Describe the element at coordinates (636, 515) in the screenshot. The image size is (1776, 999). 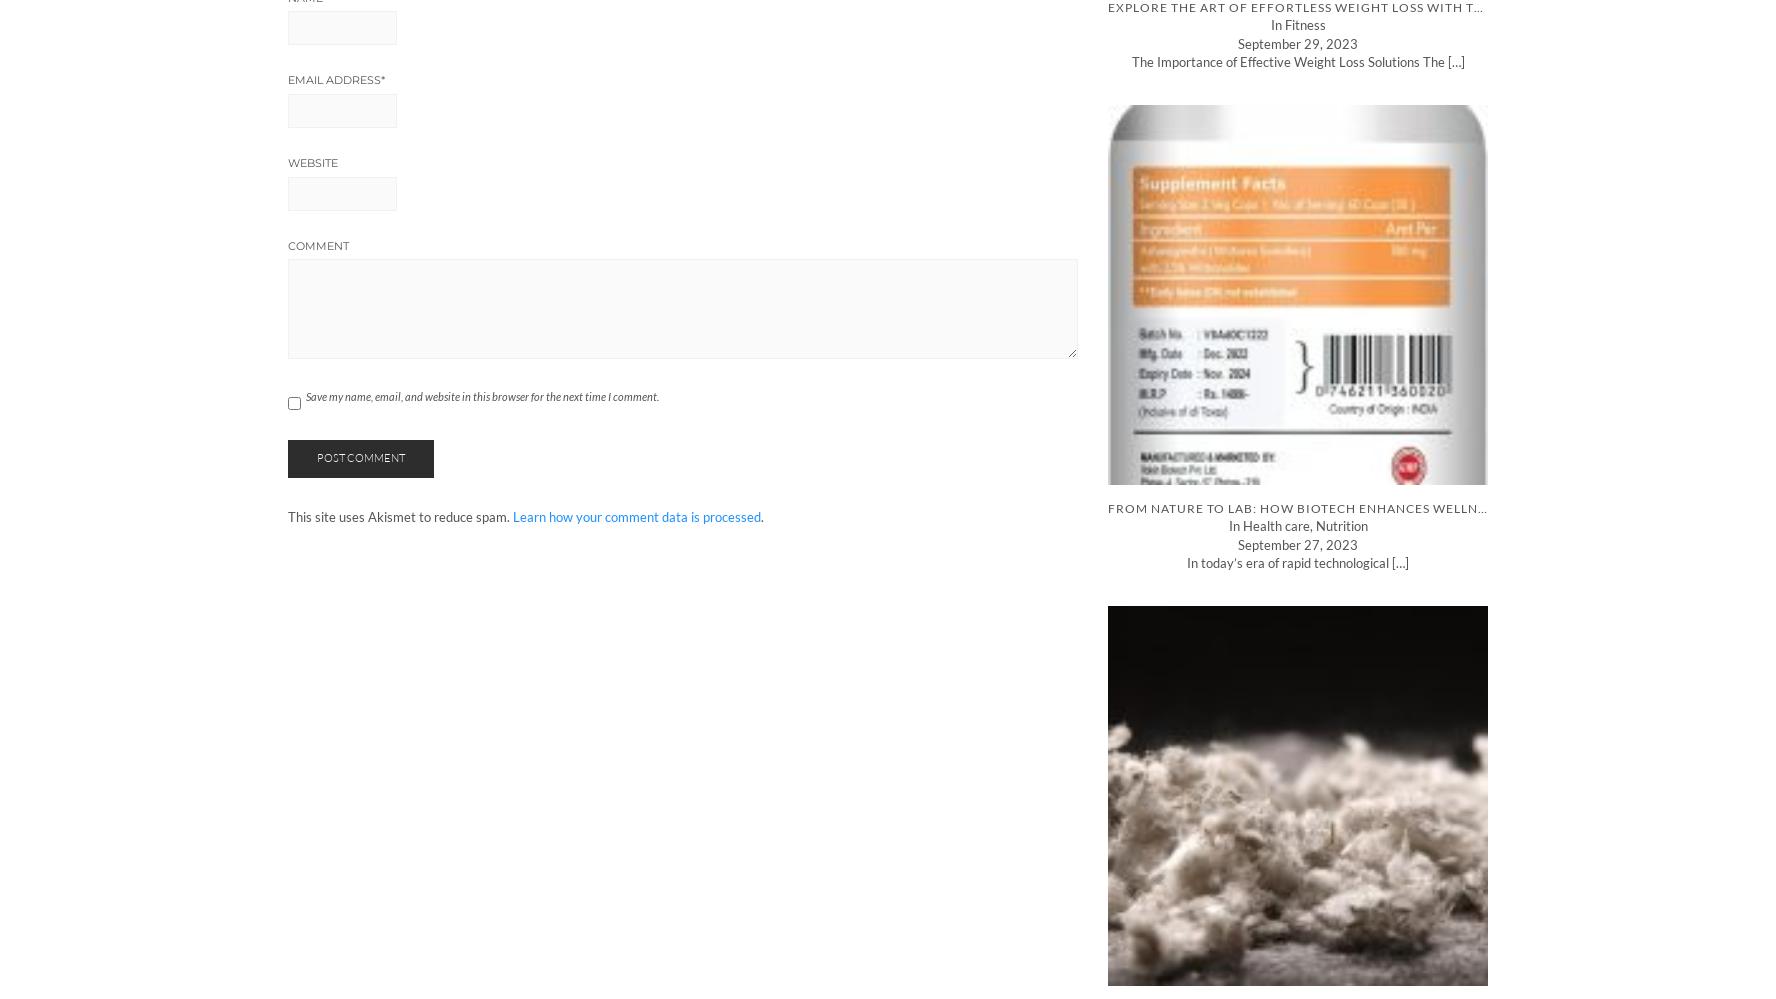
I see `'Learn how your comment data is processed'` at that location.